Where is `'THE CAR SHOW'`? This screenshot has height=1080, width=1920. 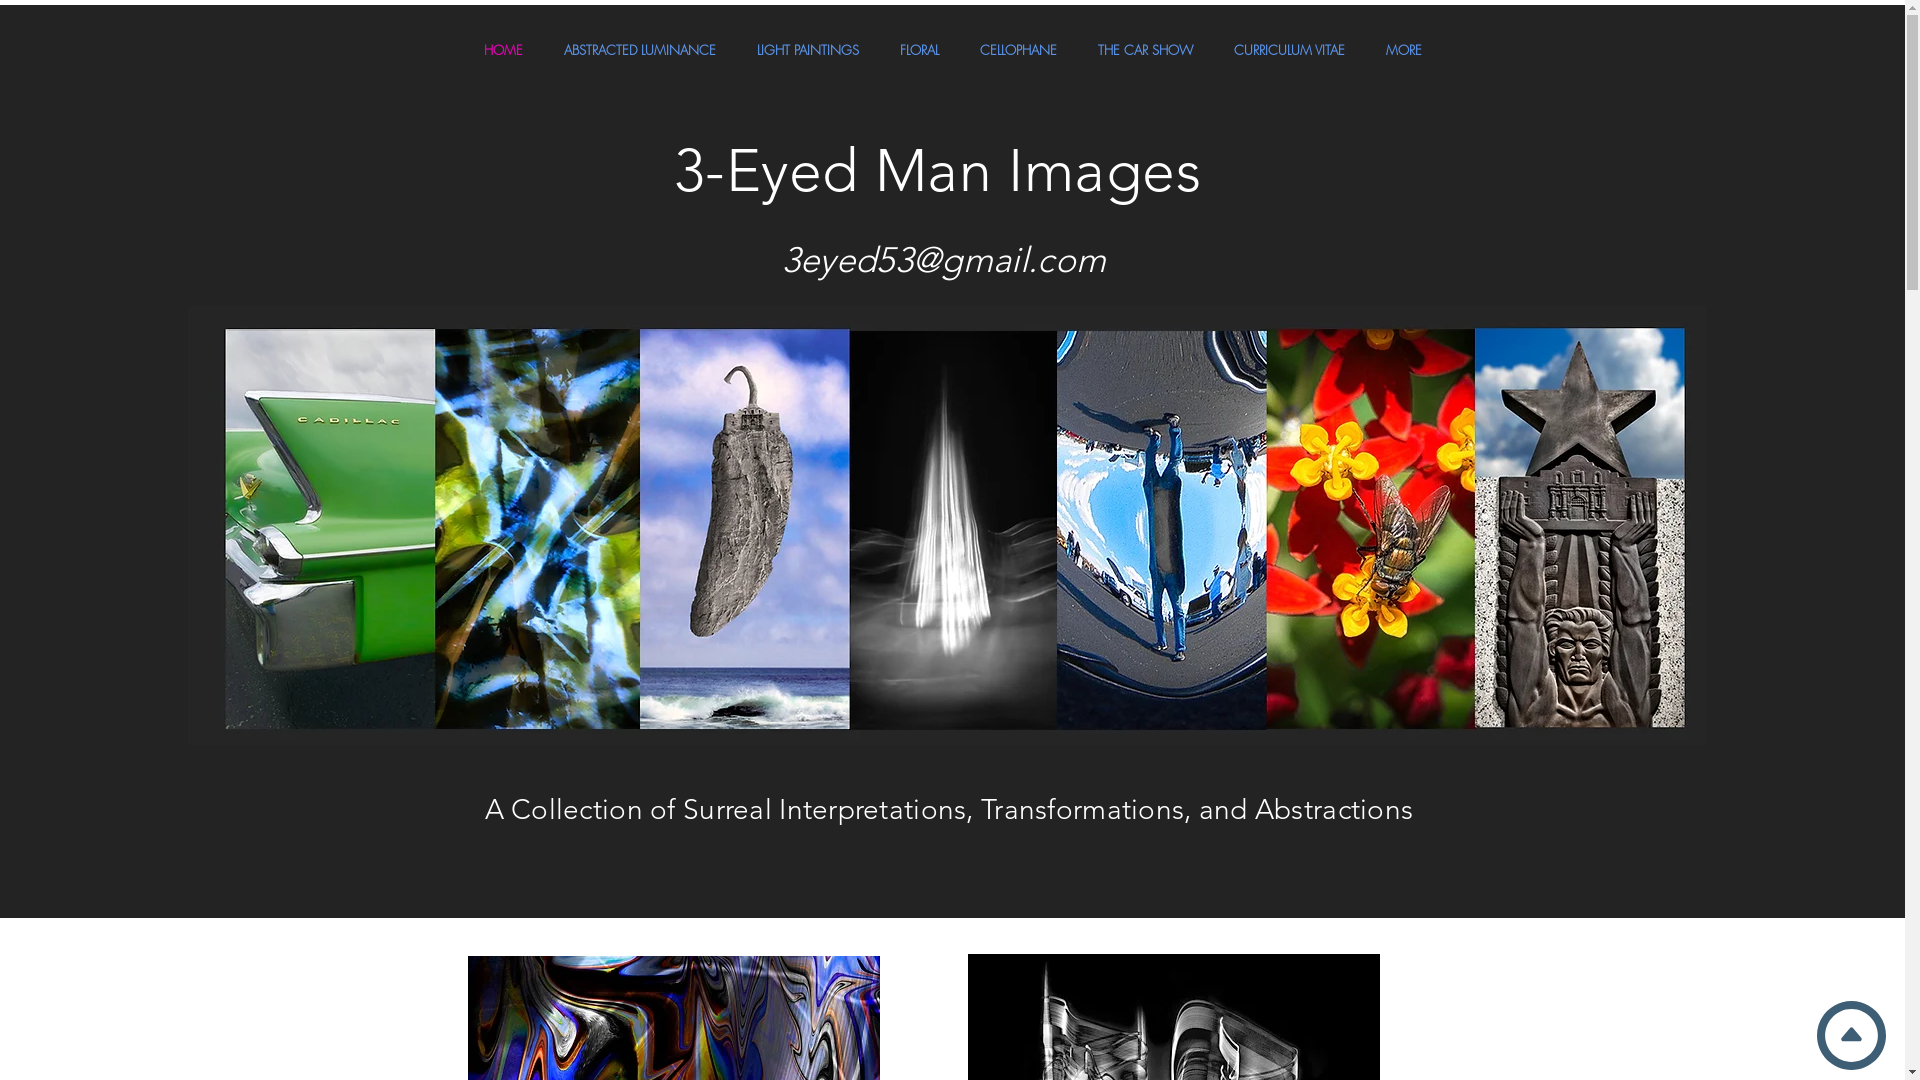 'THE CAR SHOW' is located at coordinates (1146, 49).